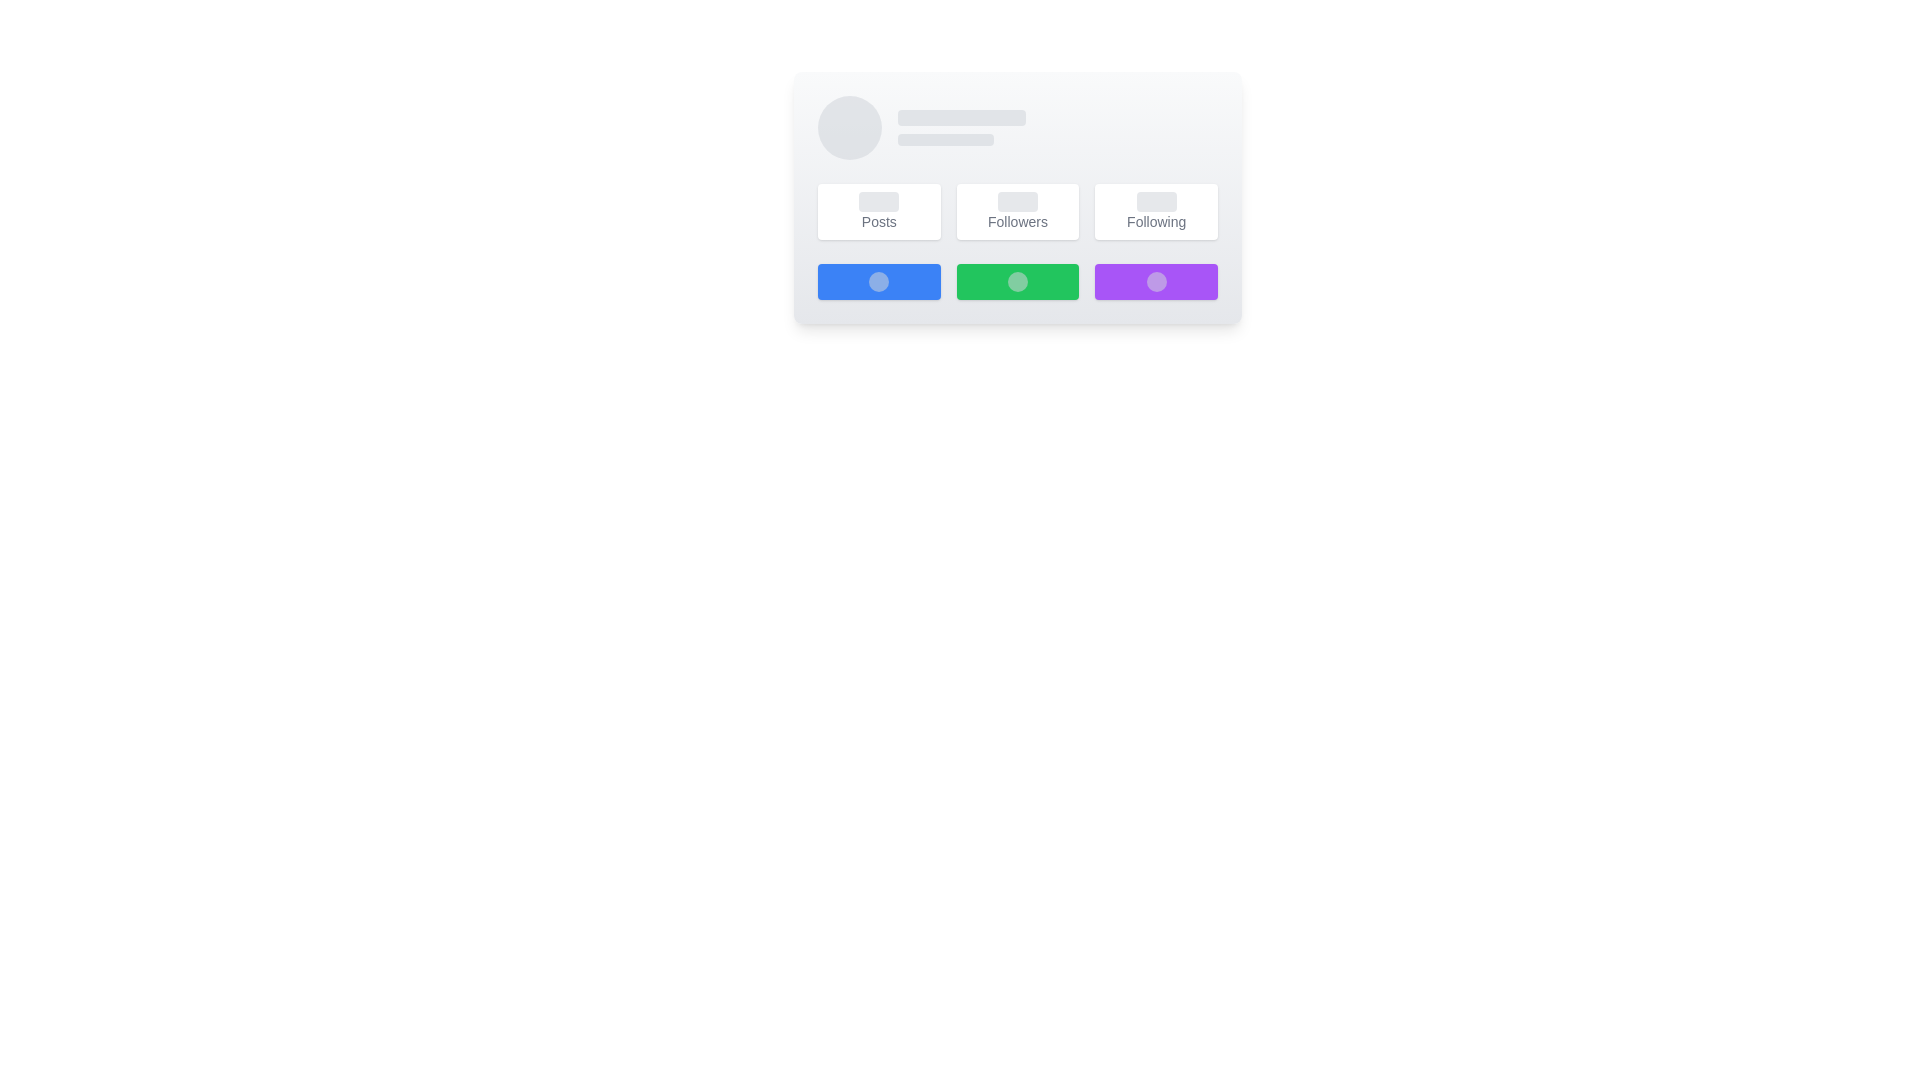  I want to click on the multi-item display component consisting of three information cards labeled 'Posts', 'Followers', and 'Following' located centrally below a circular avatar, so click(1017, 212).